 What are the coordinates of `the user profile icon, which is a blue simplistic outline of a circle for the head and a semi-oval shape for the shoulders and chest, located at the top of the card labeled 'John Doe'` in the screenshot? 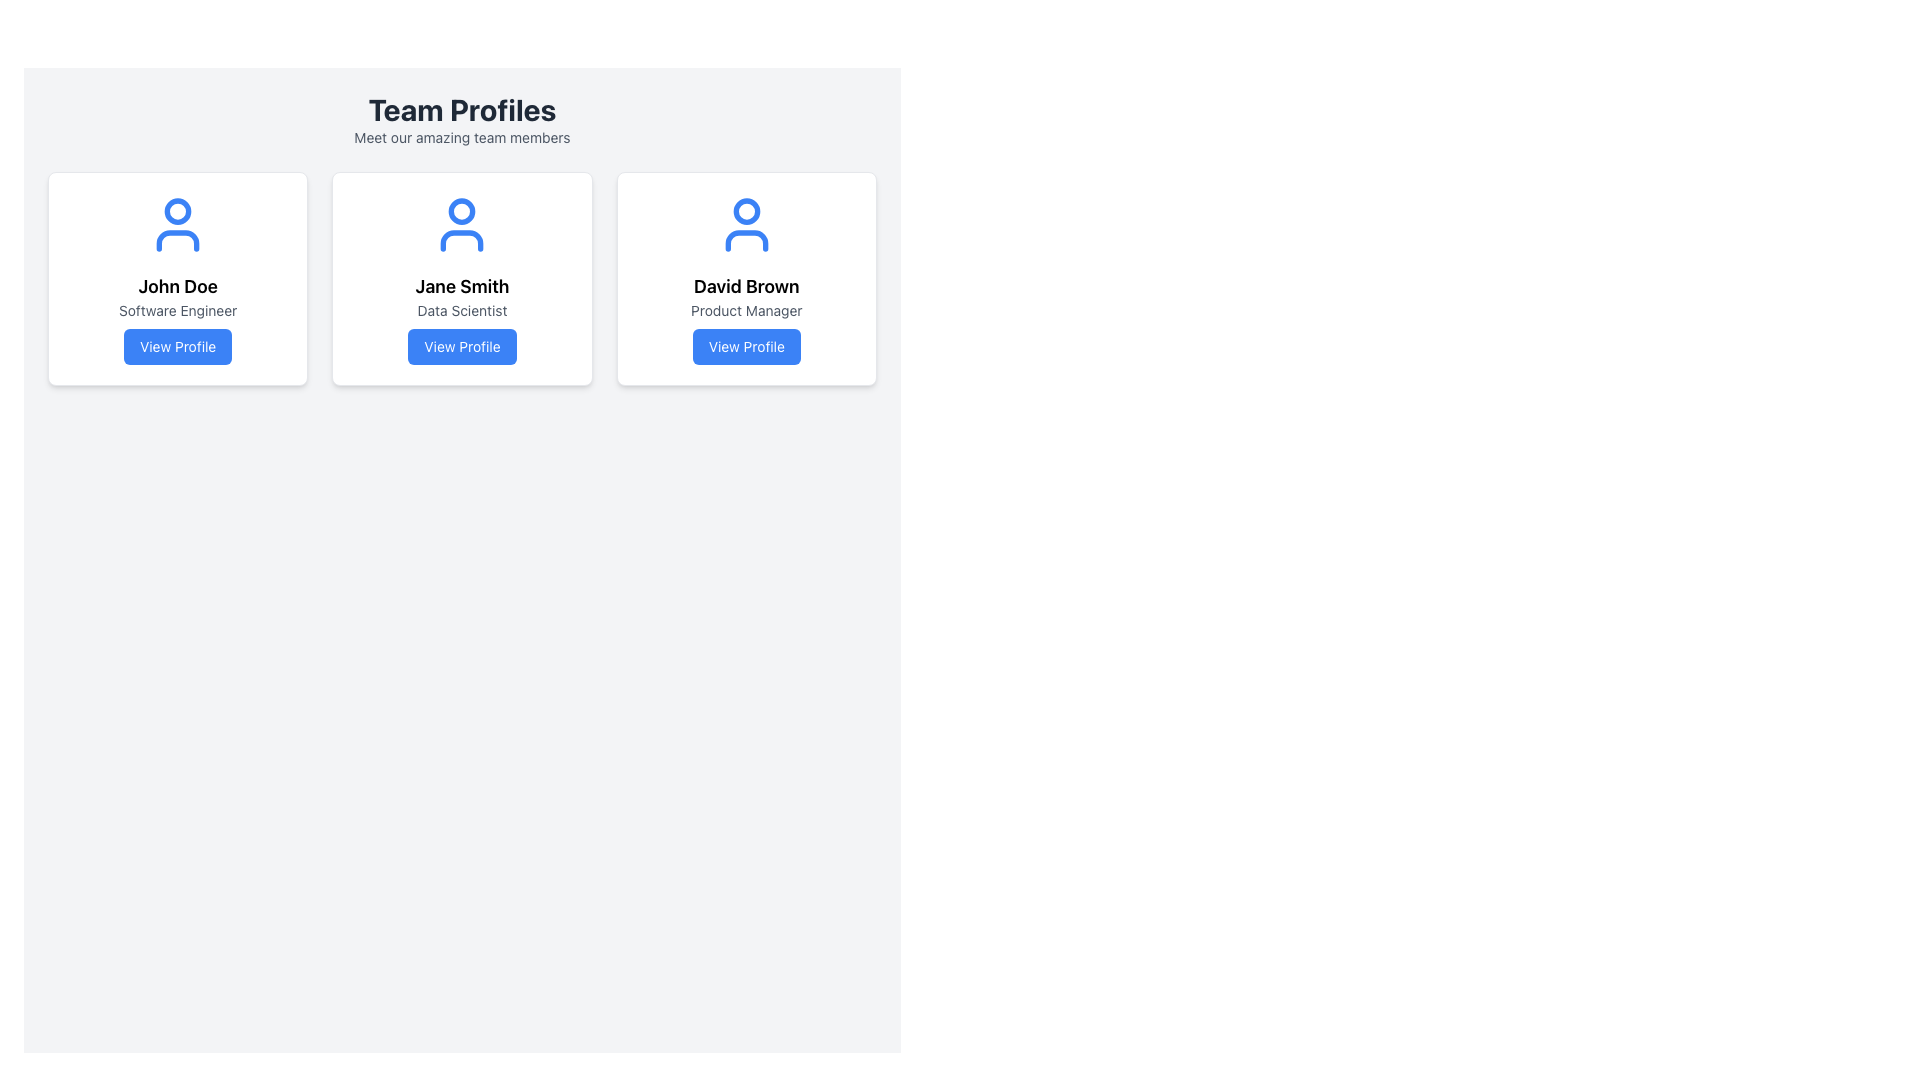 It's located at (178, 224).